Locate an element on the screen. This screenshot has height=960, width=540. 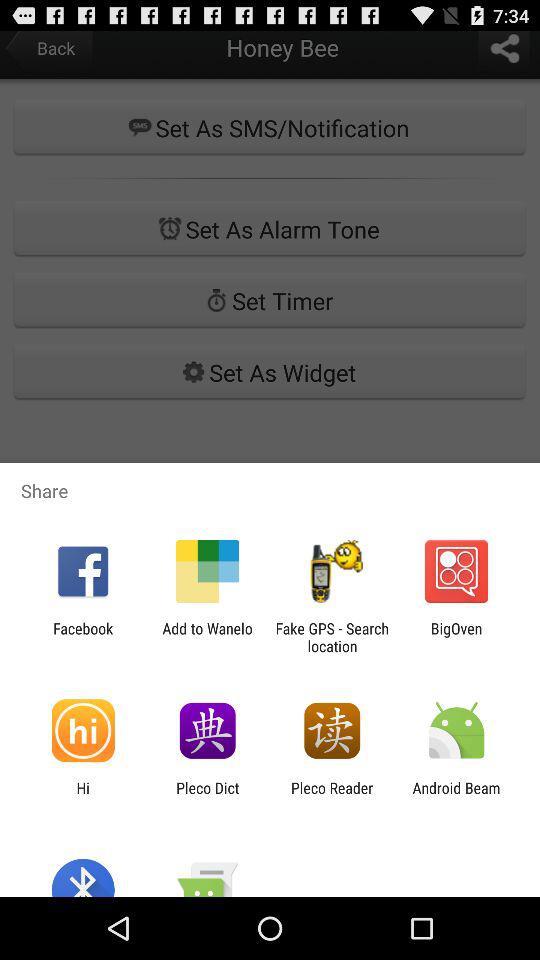
icon to the left of the android beam is located at coordinates (332, 796).